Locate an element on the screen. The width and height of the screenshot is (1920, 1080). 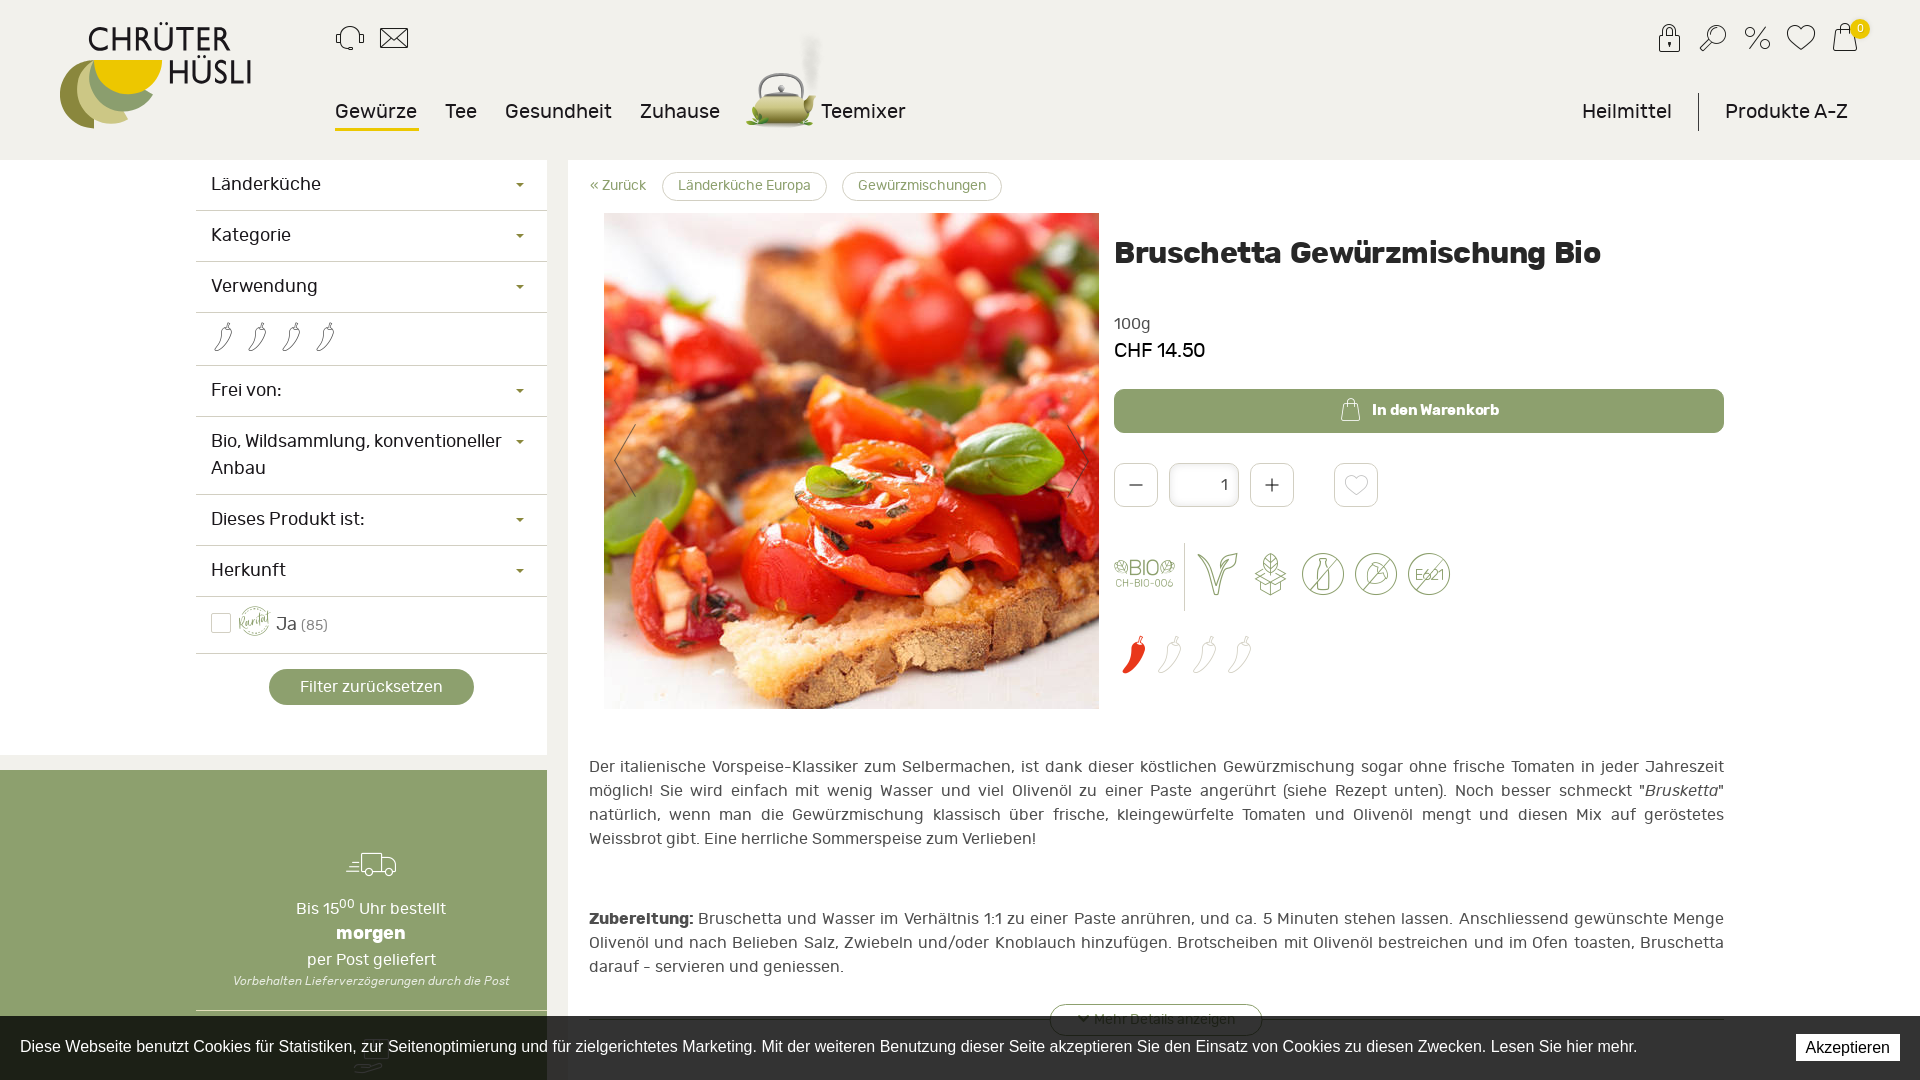
'Heilmittel' is located at coordinates (1627, 111).